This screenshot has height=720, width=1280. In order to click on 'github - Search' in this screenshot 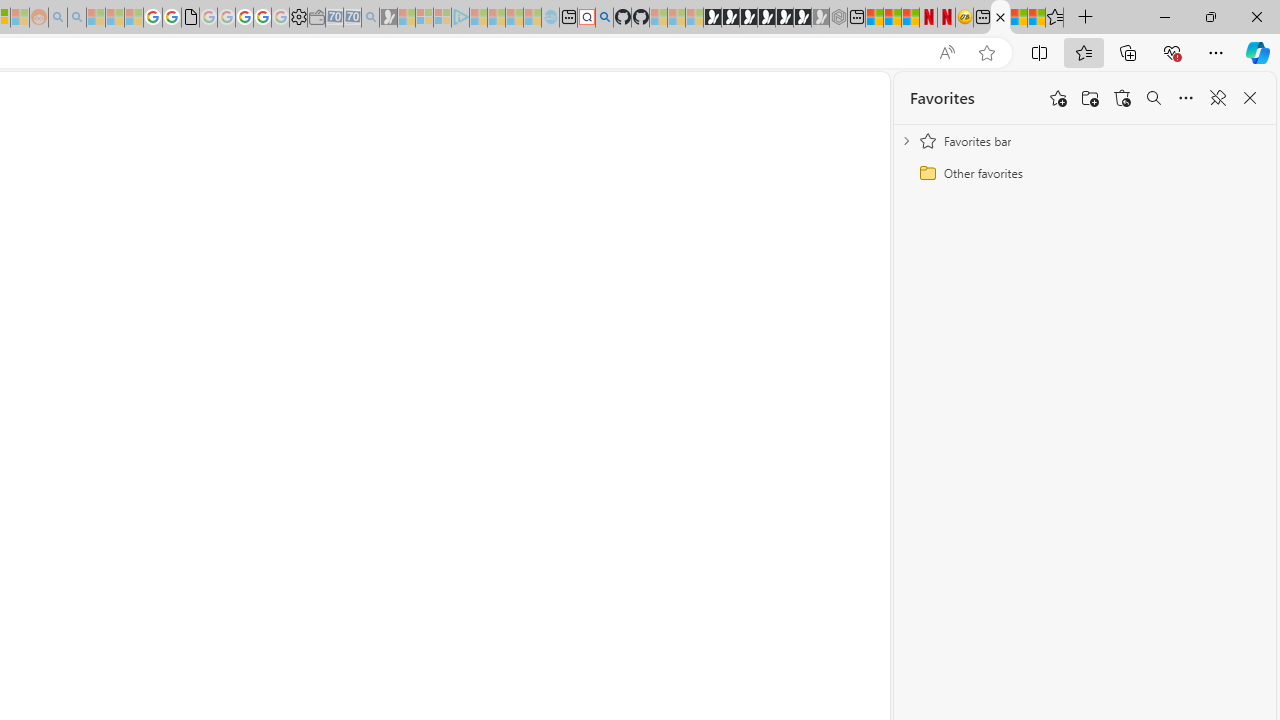, I will do `click(603, 17)`.